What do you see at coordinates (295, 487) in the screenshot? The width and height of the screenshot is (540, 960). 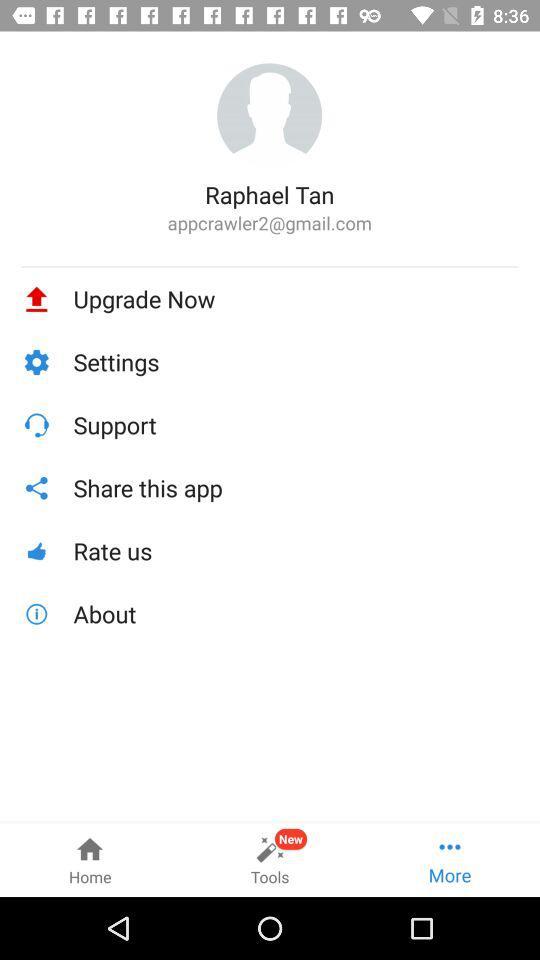 I see `share this app` at bounding box center [295, 487].